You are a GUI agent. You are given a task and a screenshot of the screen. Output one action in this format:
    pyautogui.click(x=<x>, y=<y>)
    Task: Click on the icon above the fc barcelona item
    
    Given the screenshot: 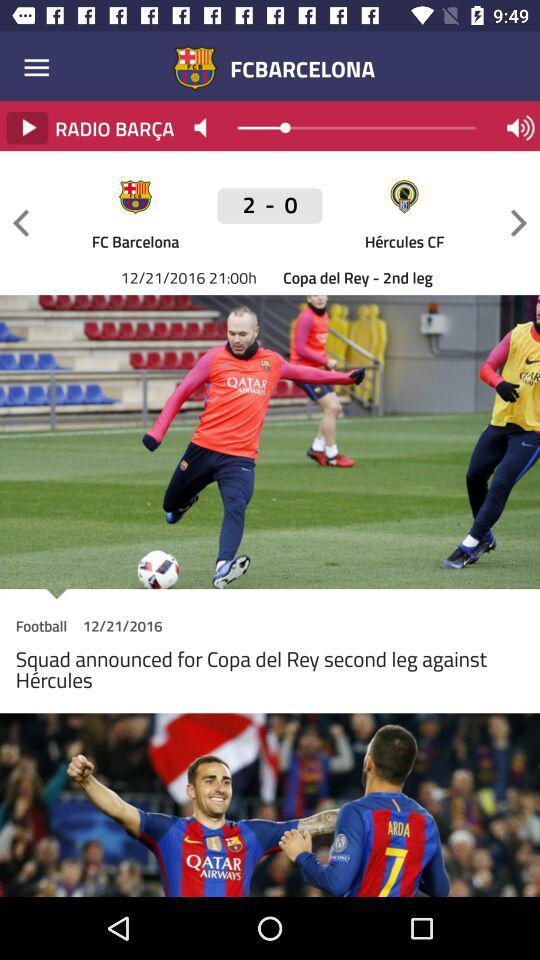 What is the action you would take?
    pyautogui.click(x=270, y=206)
    